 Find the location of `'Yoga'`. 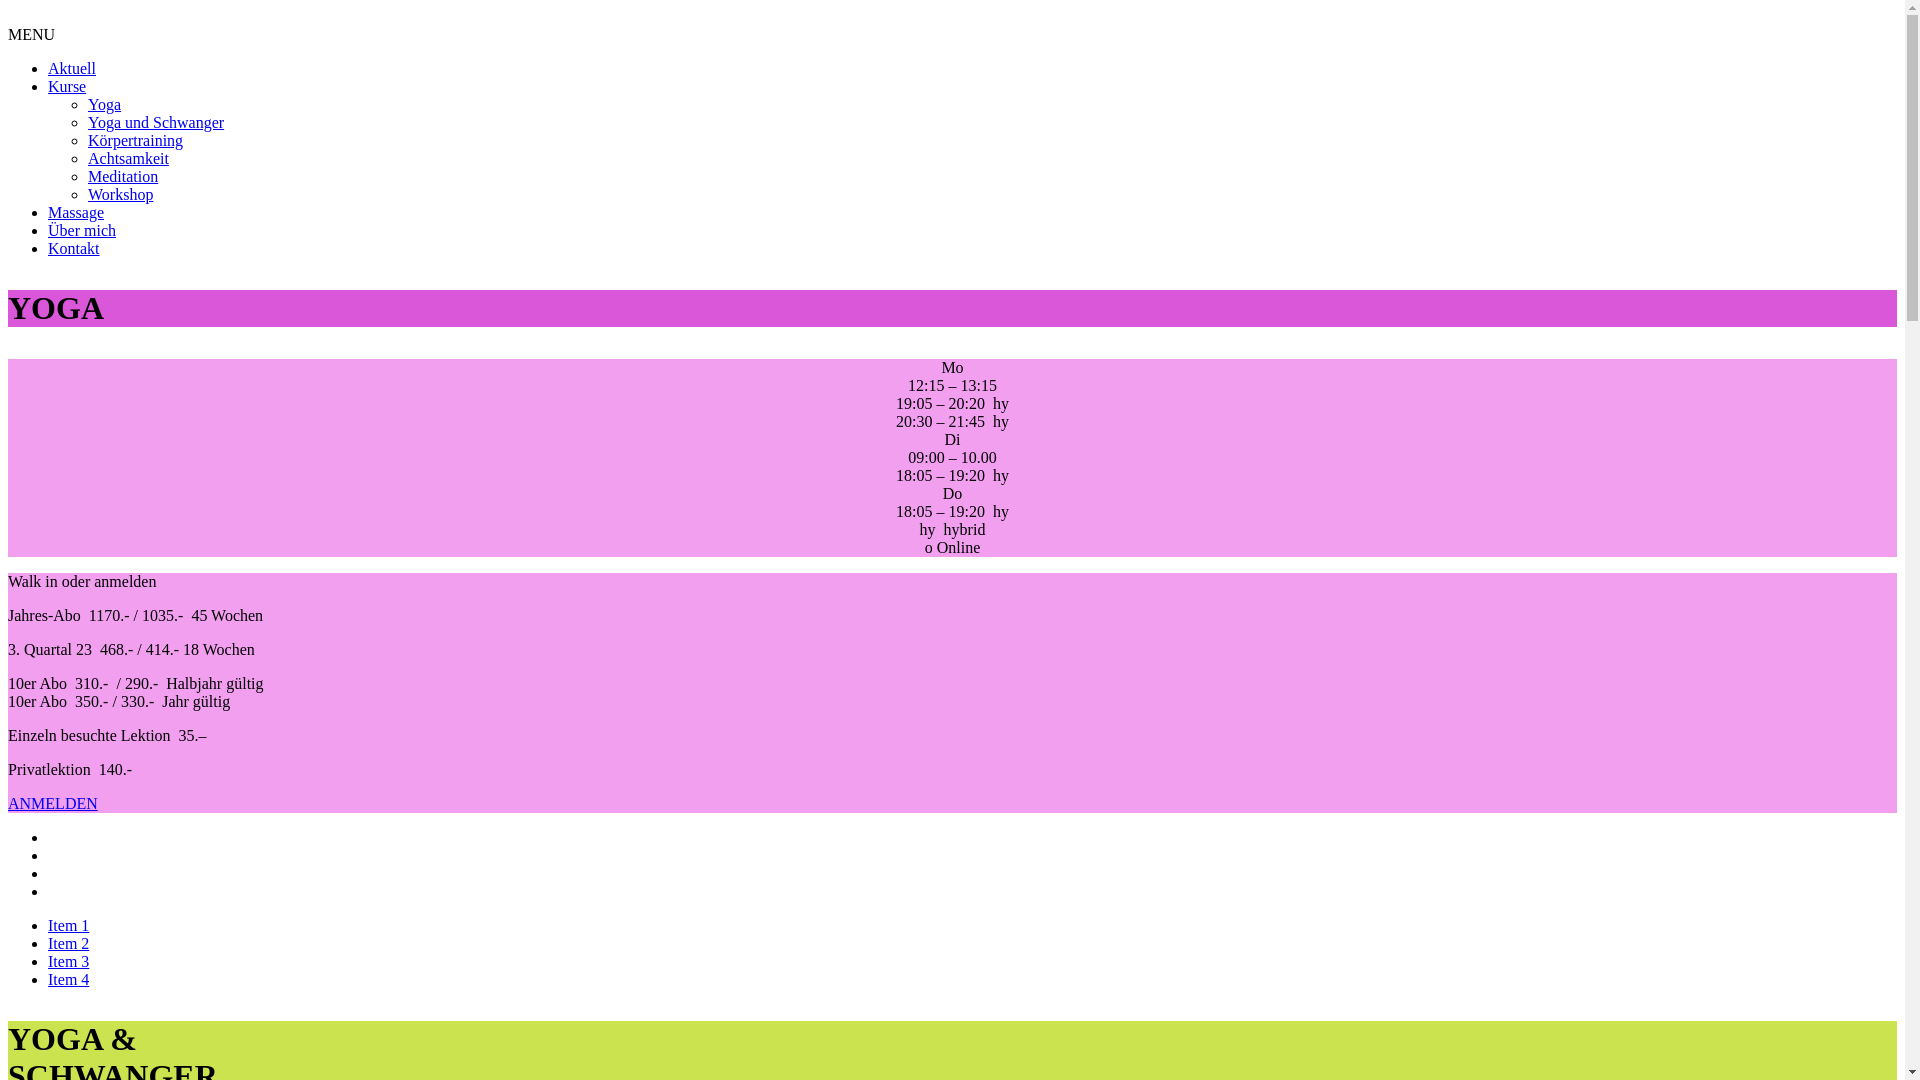

'Yoga' is located at coordinates (86, 104).